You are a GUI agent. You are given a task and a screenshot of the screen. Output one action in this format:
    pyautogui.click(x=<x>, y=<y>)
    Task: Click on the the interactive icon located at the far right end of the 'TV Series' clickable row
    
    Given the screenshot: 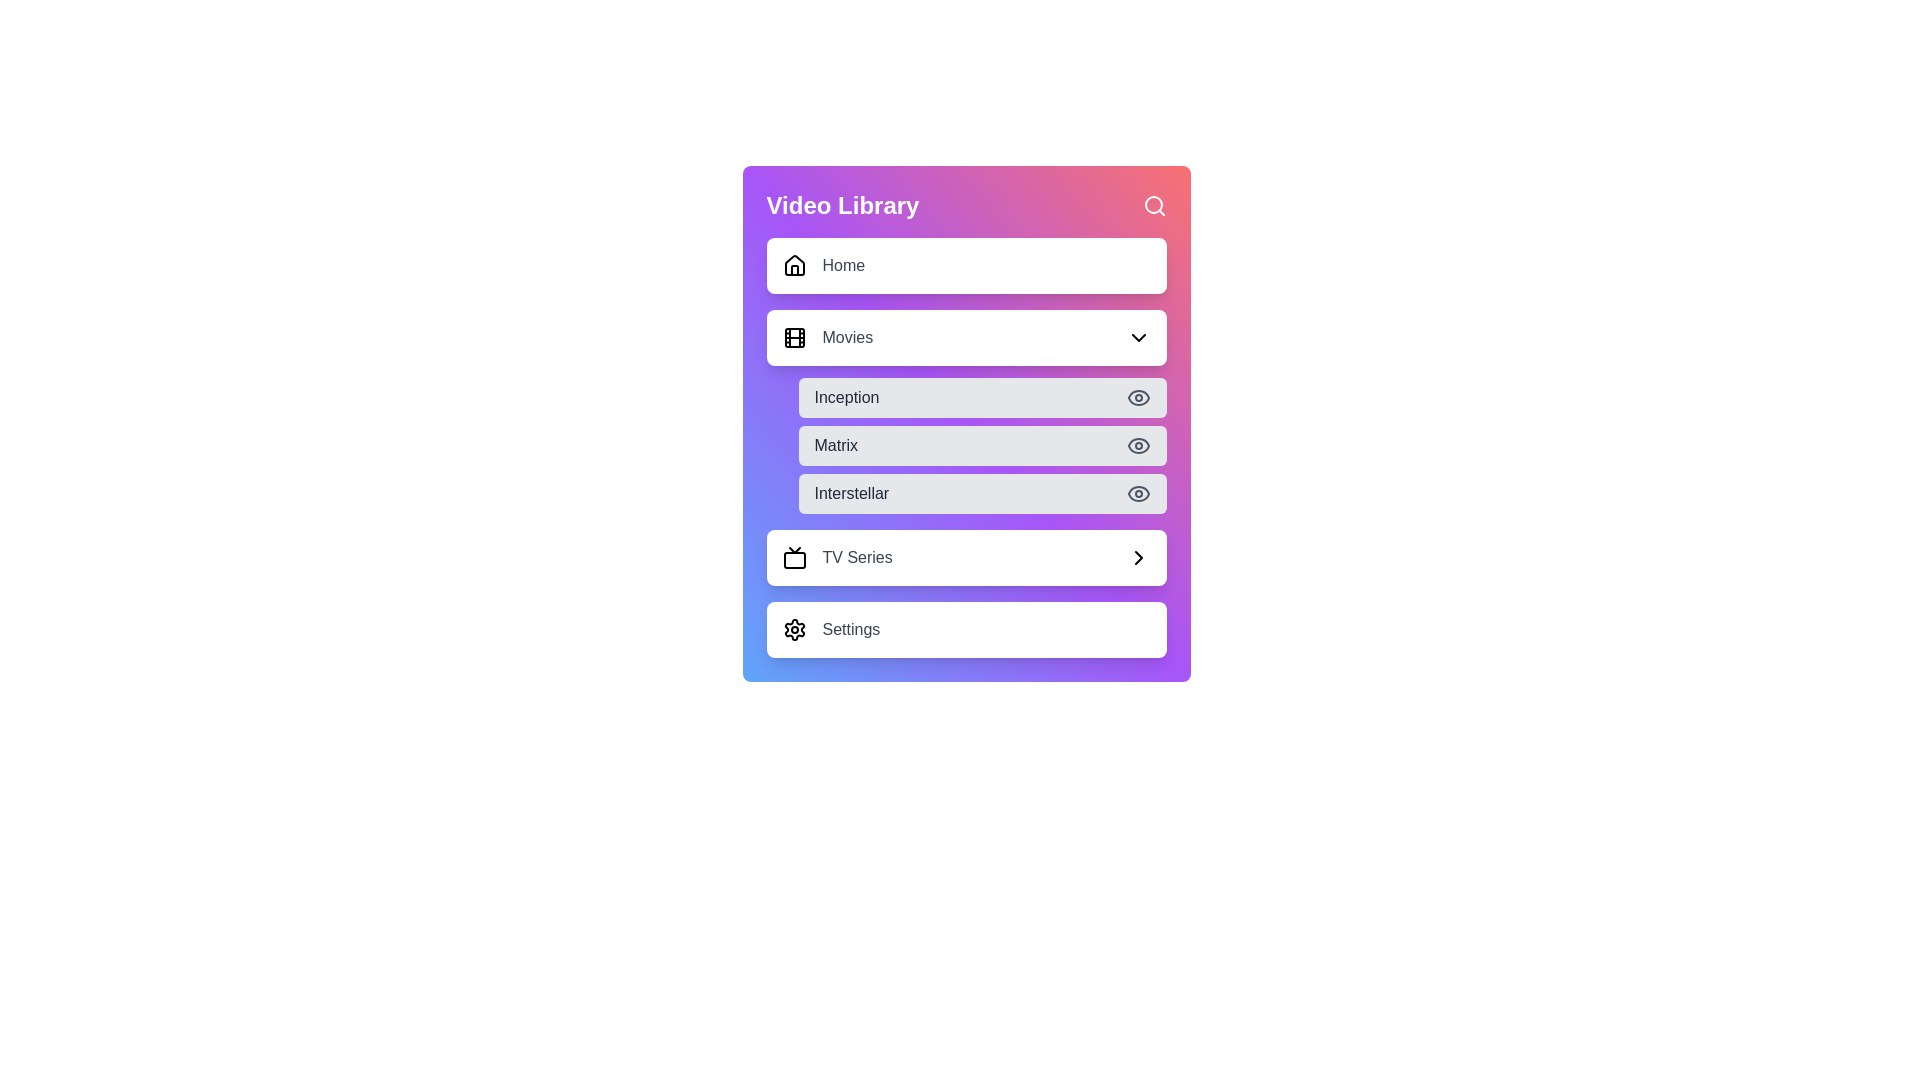 What is the action you would take?
    pyautogui.click(x=1138, y=558)
    